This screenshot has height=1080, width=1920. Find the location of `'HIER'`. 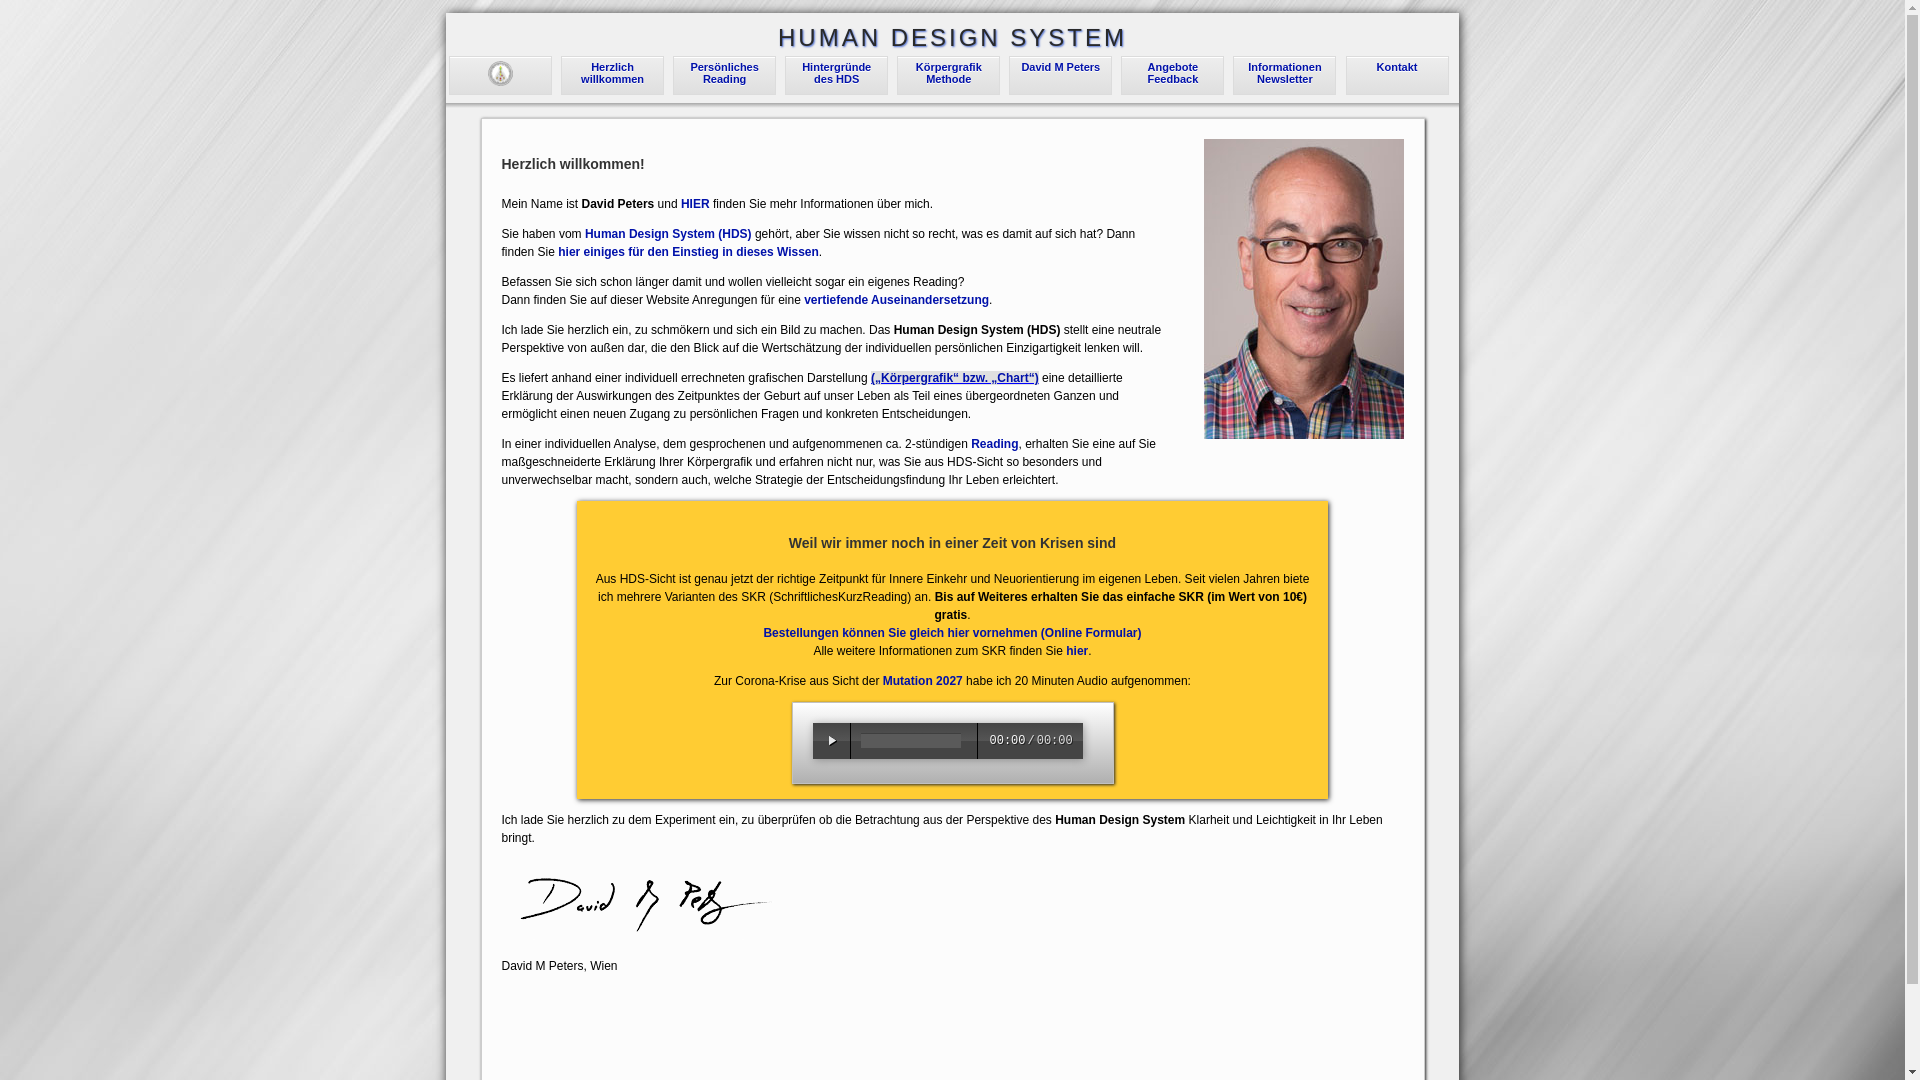

'HIER' is located at coordinates (695, 204).